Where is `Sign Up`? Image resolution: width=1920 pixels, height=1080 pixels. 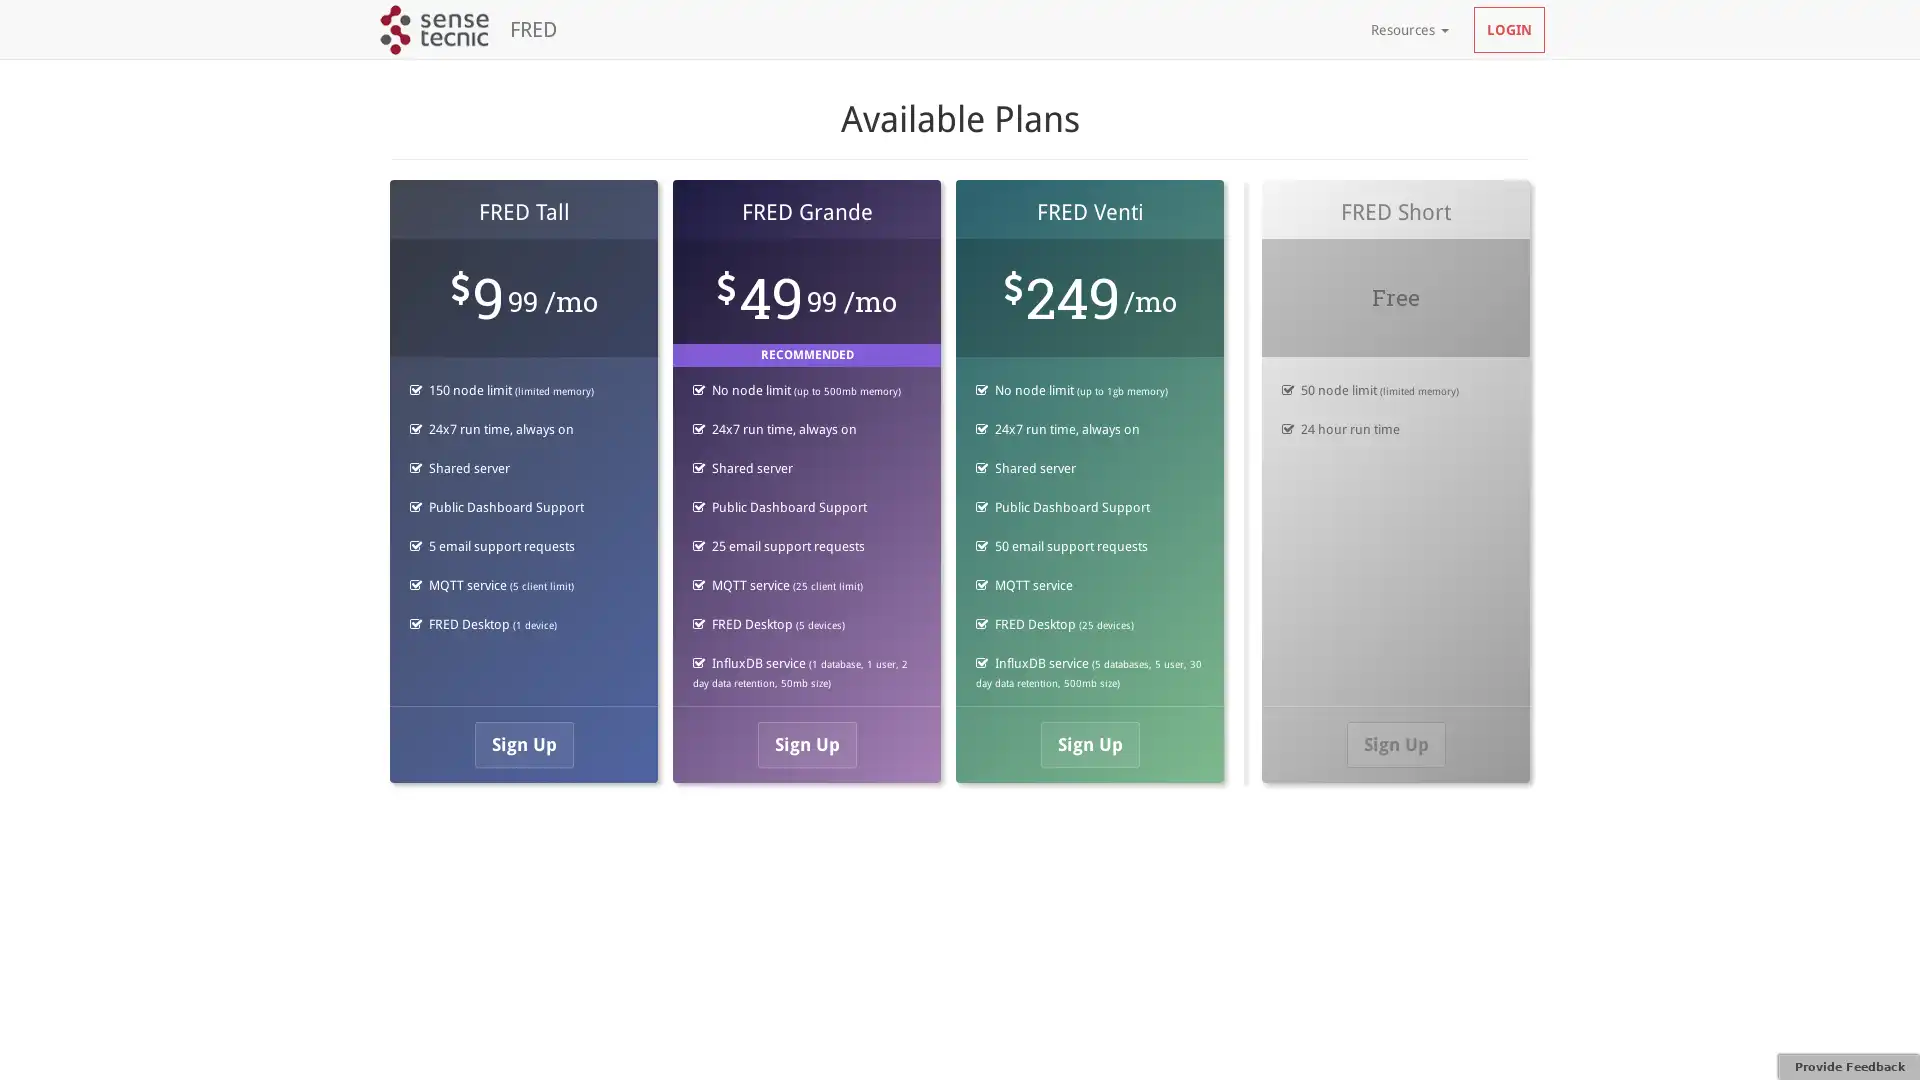 Sign Up is located at coordinates (523, 744).